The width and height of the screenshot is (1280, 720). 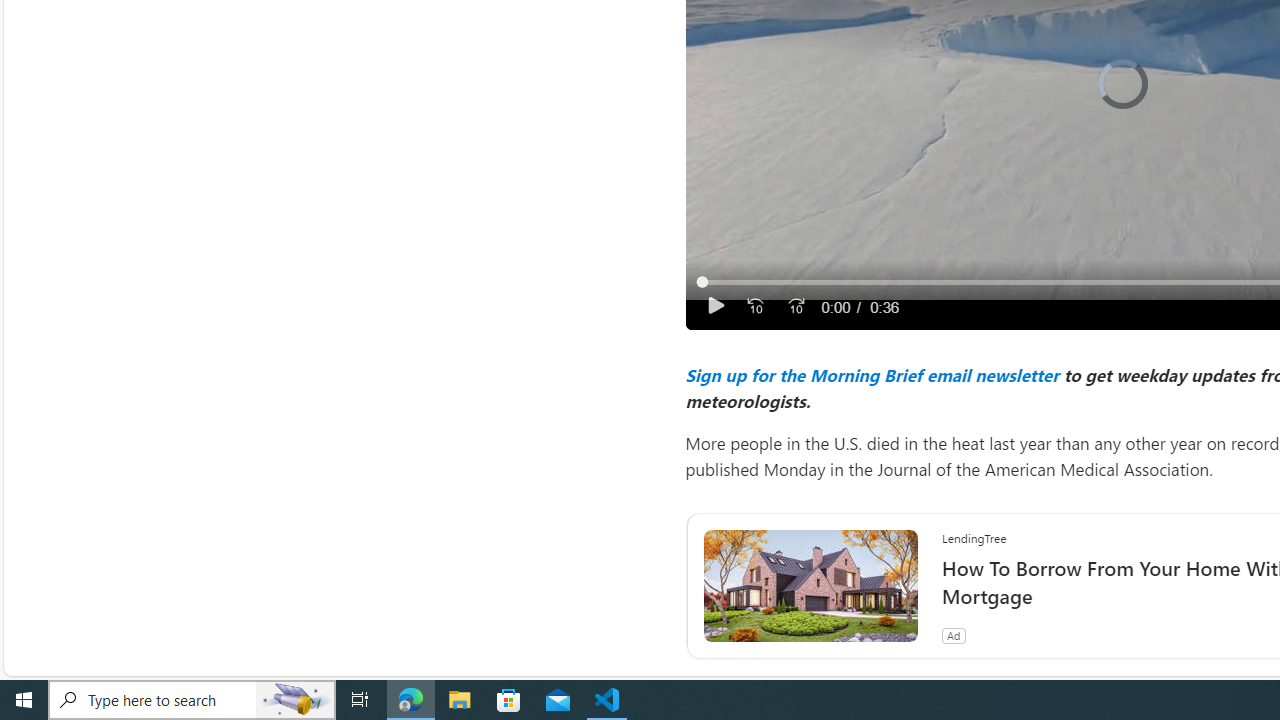 I want to click on 'Ad', so click(x=952, y=635).